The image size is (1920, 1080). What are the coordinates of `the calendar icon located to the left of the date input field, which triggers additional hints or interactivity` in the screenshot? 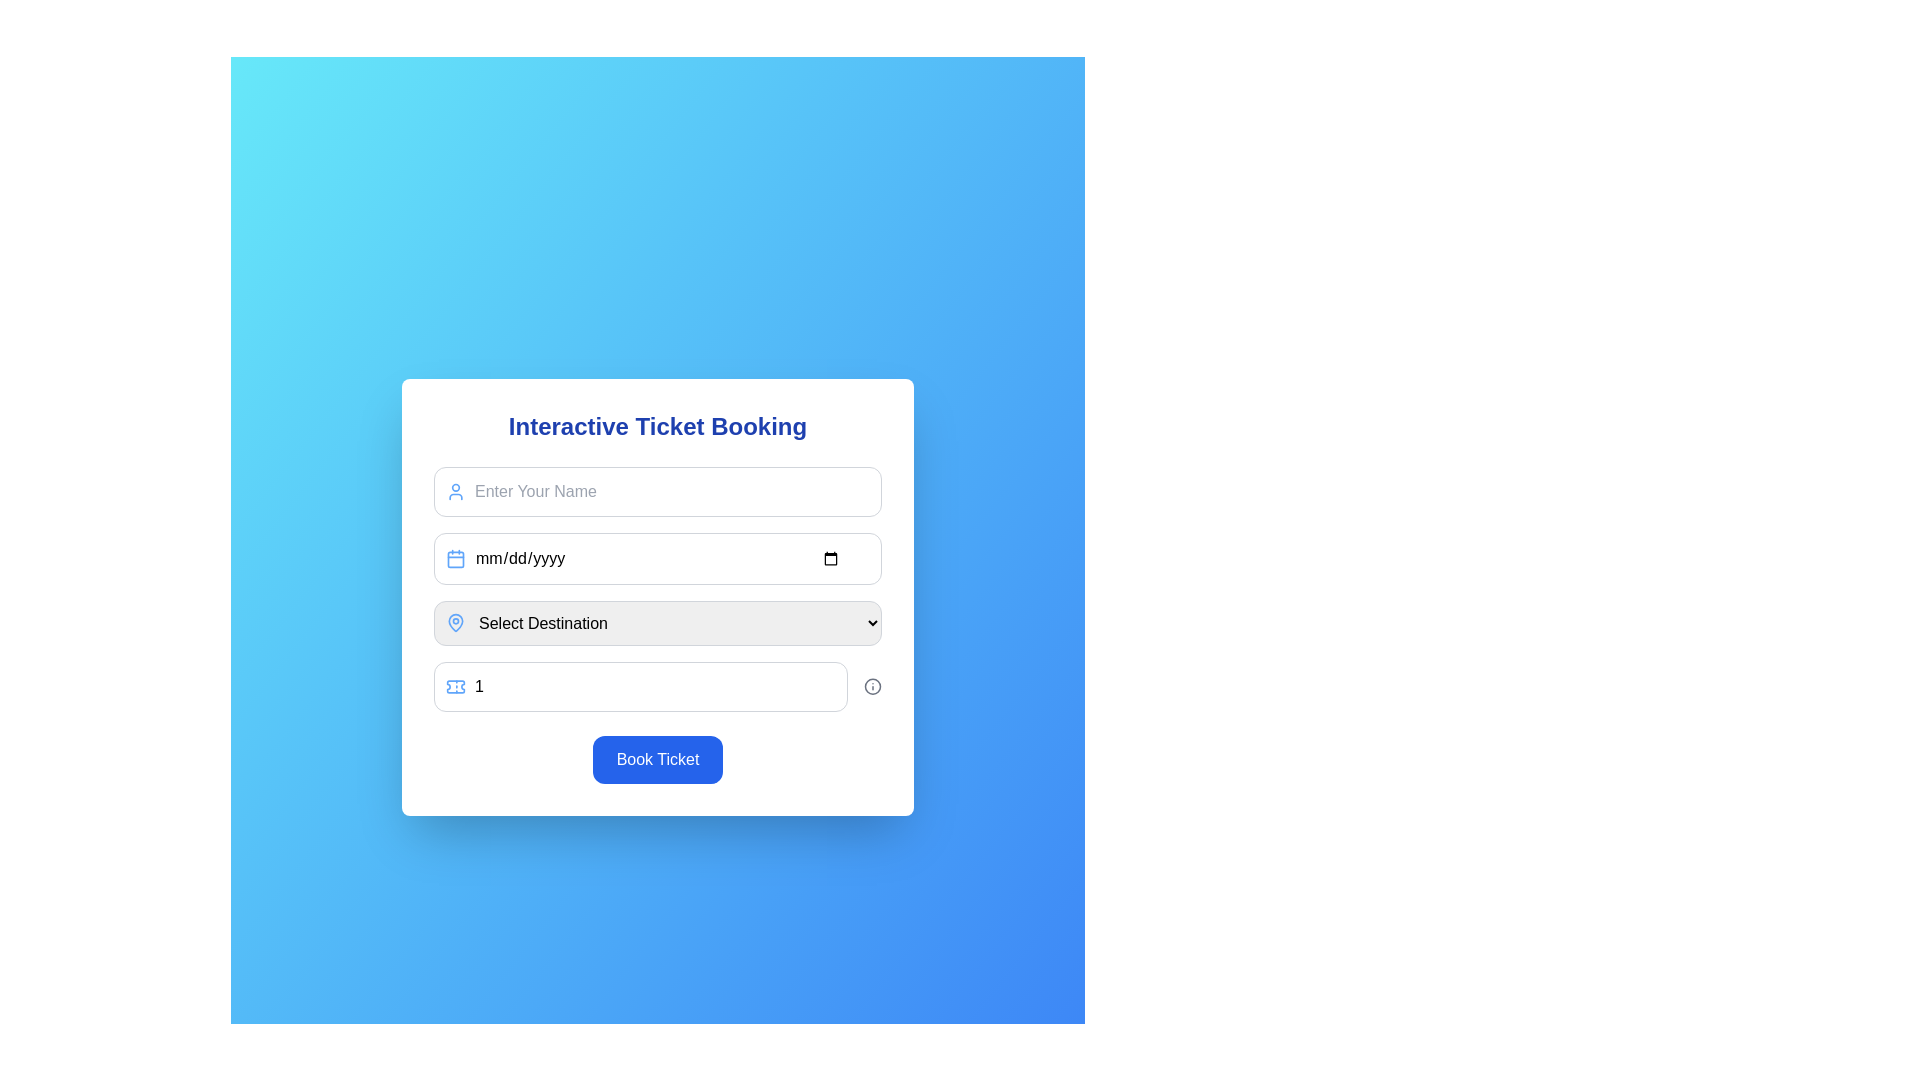 It's located at (455, 558).